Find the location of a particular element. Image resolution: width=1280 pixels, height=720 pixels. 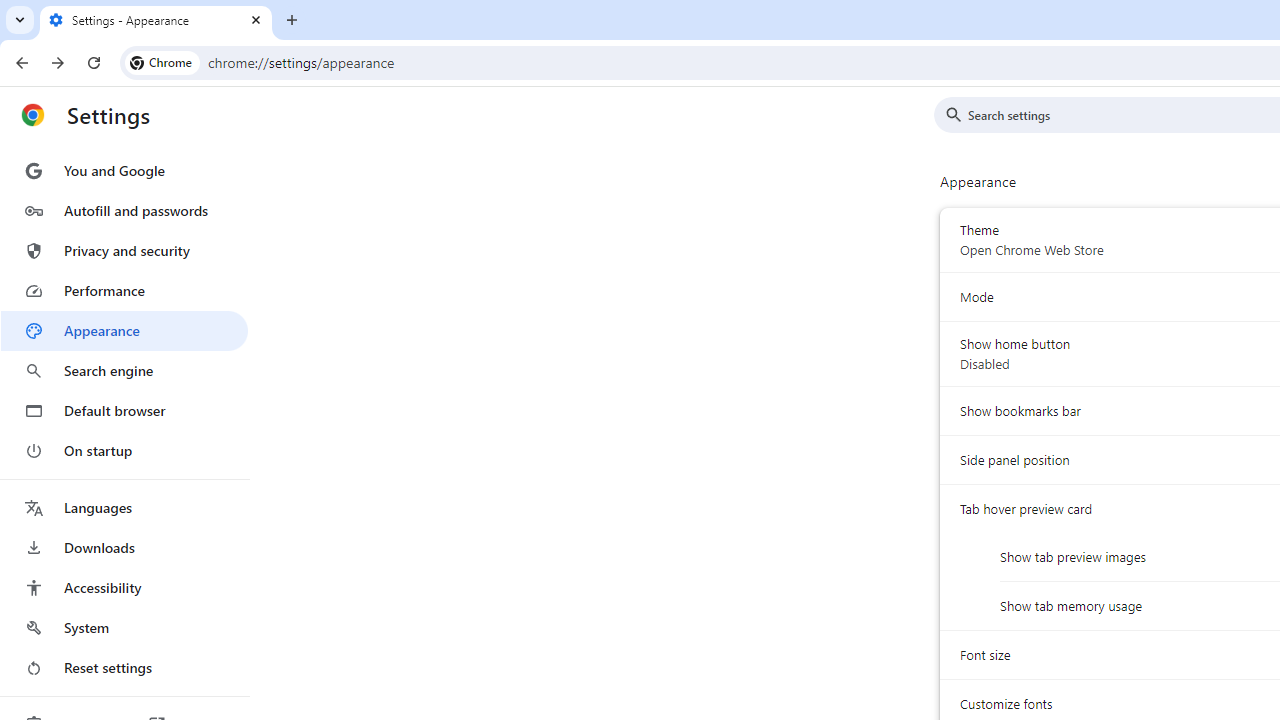

'You and Google' is located at coordinates (123, 170).